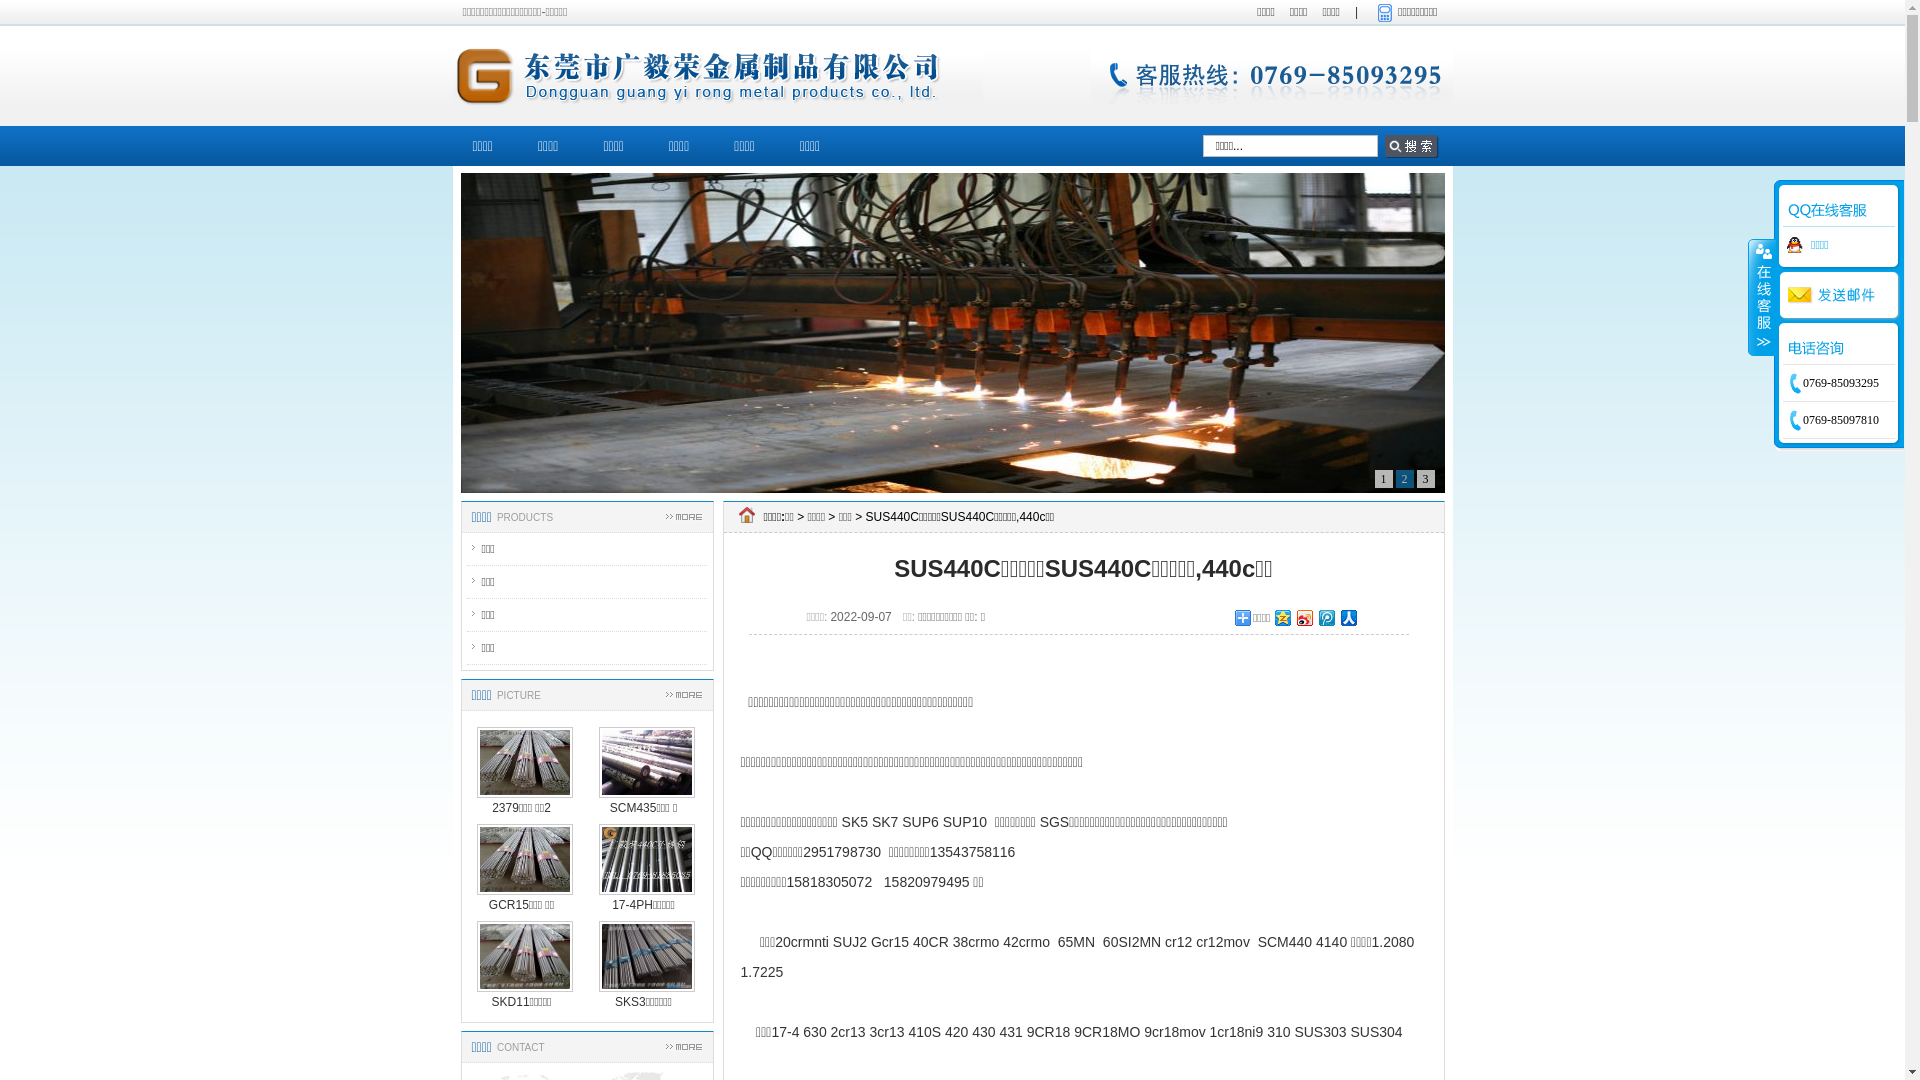 The height and width of the screenshot is (1080, 1920). Describe the element at coordinates (1356, 12) in the screenshot. I see `'|'` at that location.